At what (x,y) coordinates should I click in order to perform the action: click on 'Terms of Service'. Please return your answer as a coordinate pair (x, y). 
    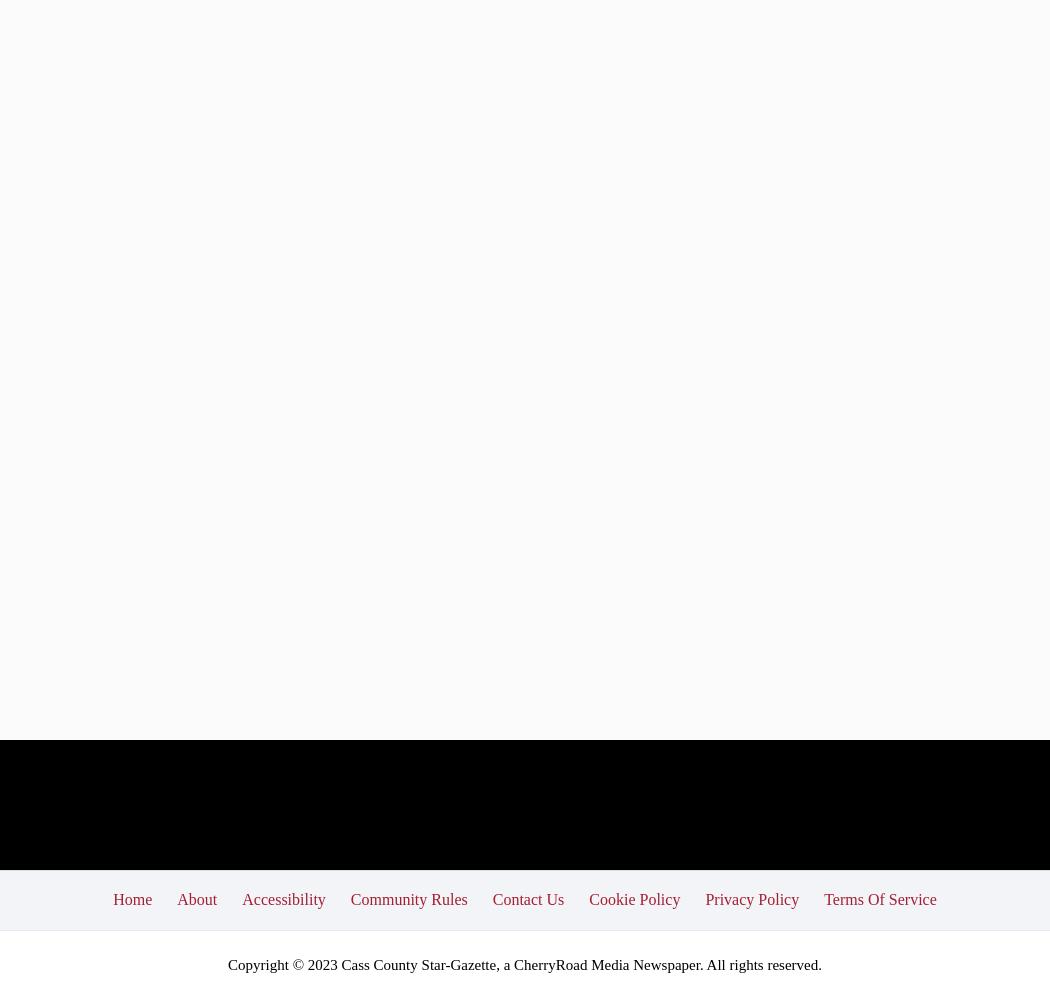
    Looking at the image, I should click on (879, 898).